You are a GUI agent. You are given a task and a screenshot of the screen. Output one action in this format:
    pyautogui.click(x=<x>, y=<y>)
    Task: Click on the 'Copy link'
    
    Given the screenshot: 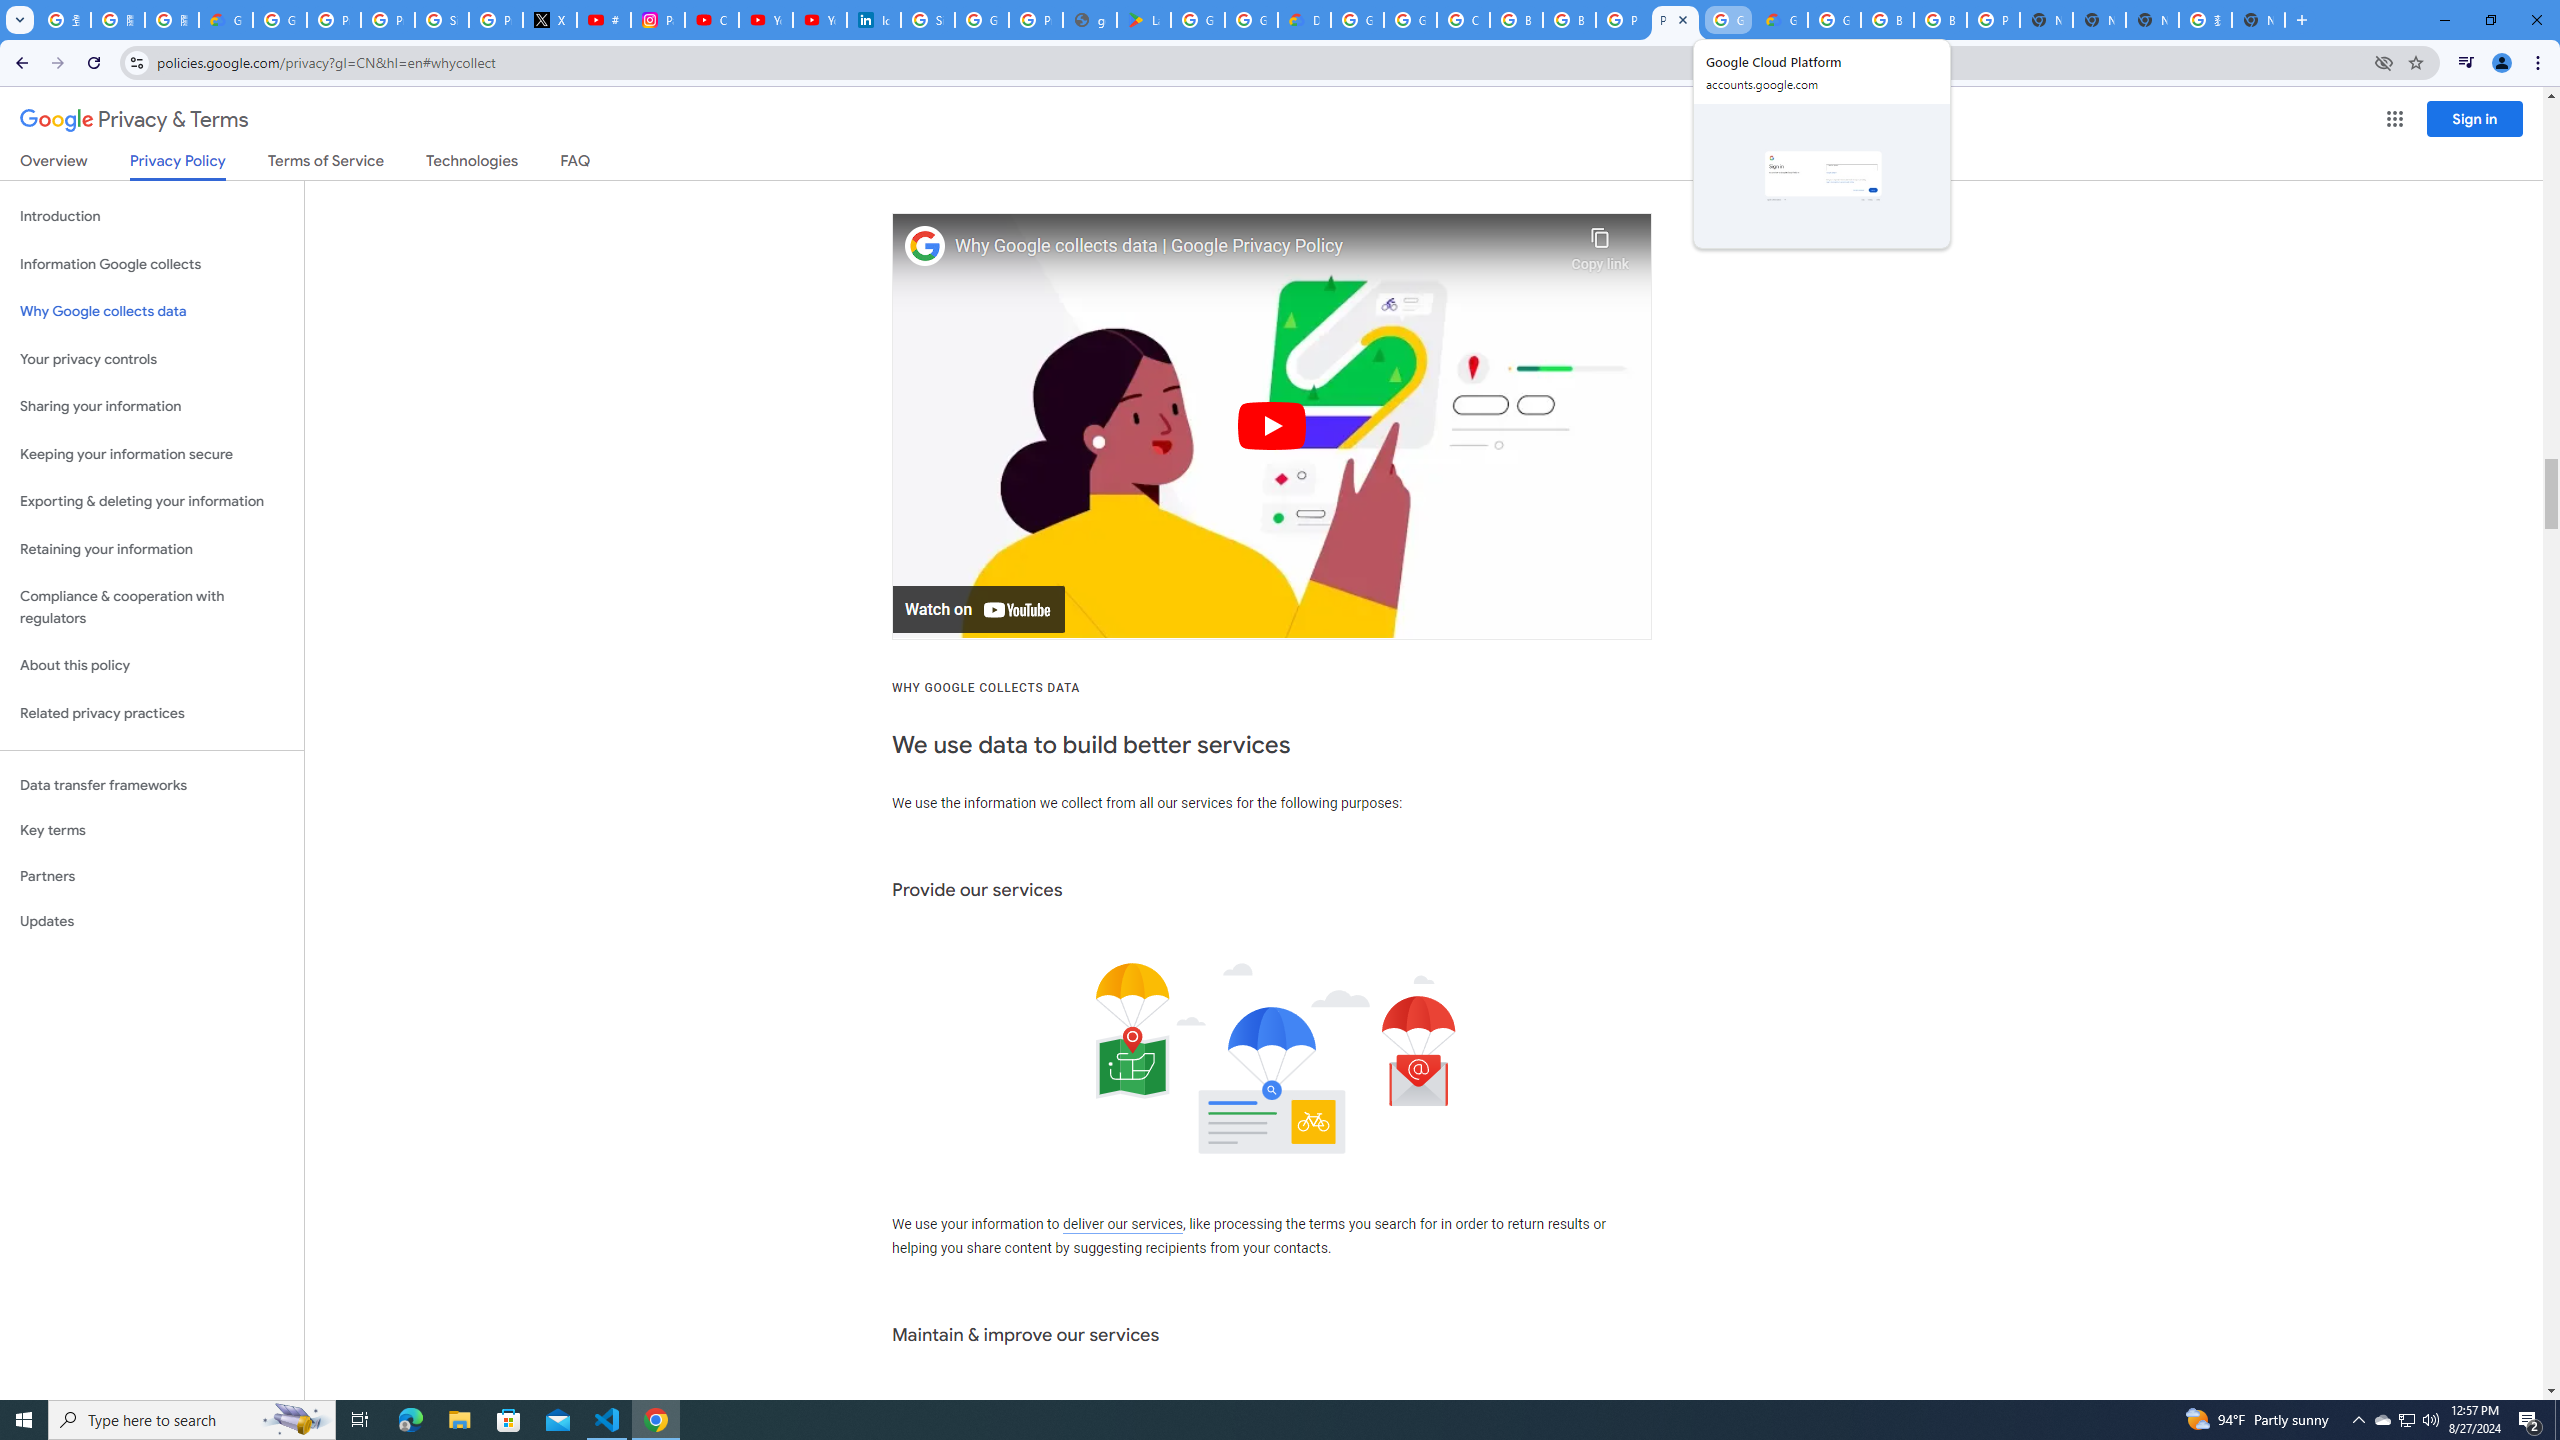 What is the action you would take?
    pyautogui.click(x=1599, y=244)
    